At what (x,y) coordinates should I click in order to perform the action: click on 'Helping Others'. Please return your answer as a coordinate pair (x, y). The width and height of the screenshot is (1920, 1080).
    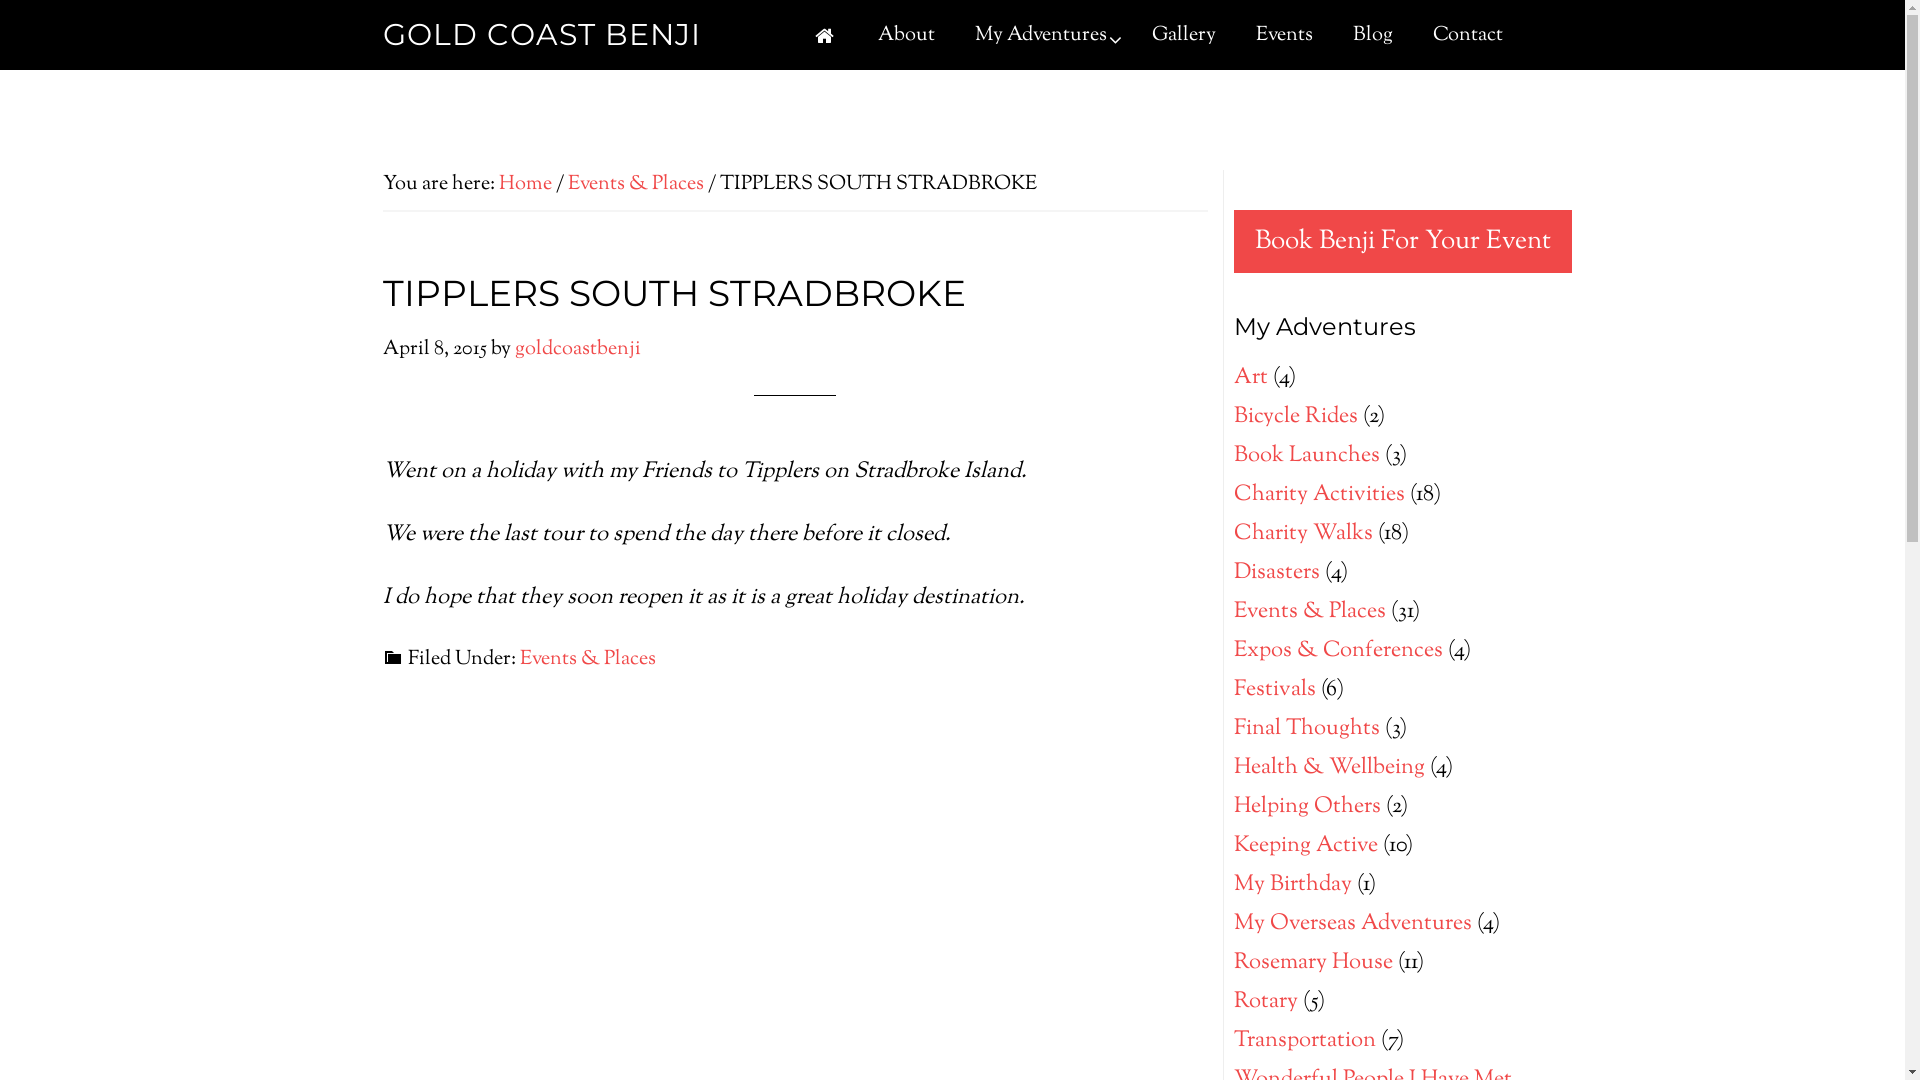
    Looking at the image, I should click on (1232, 805).